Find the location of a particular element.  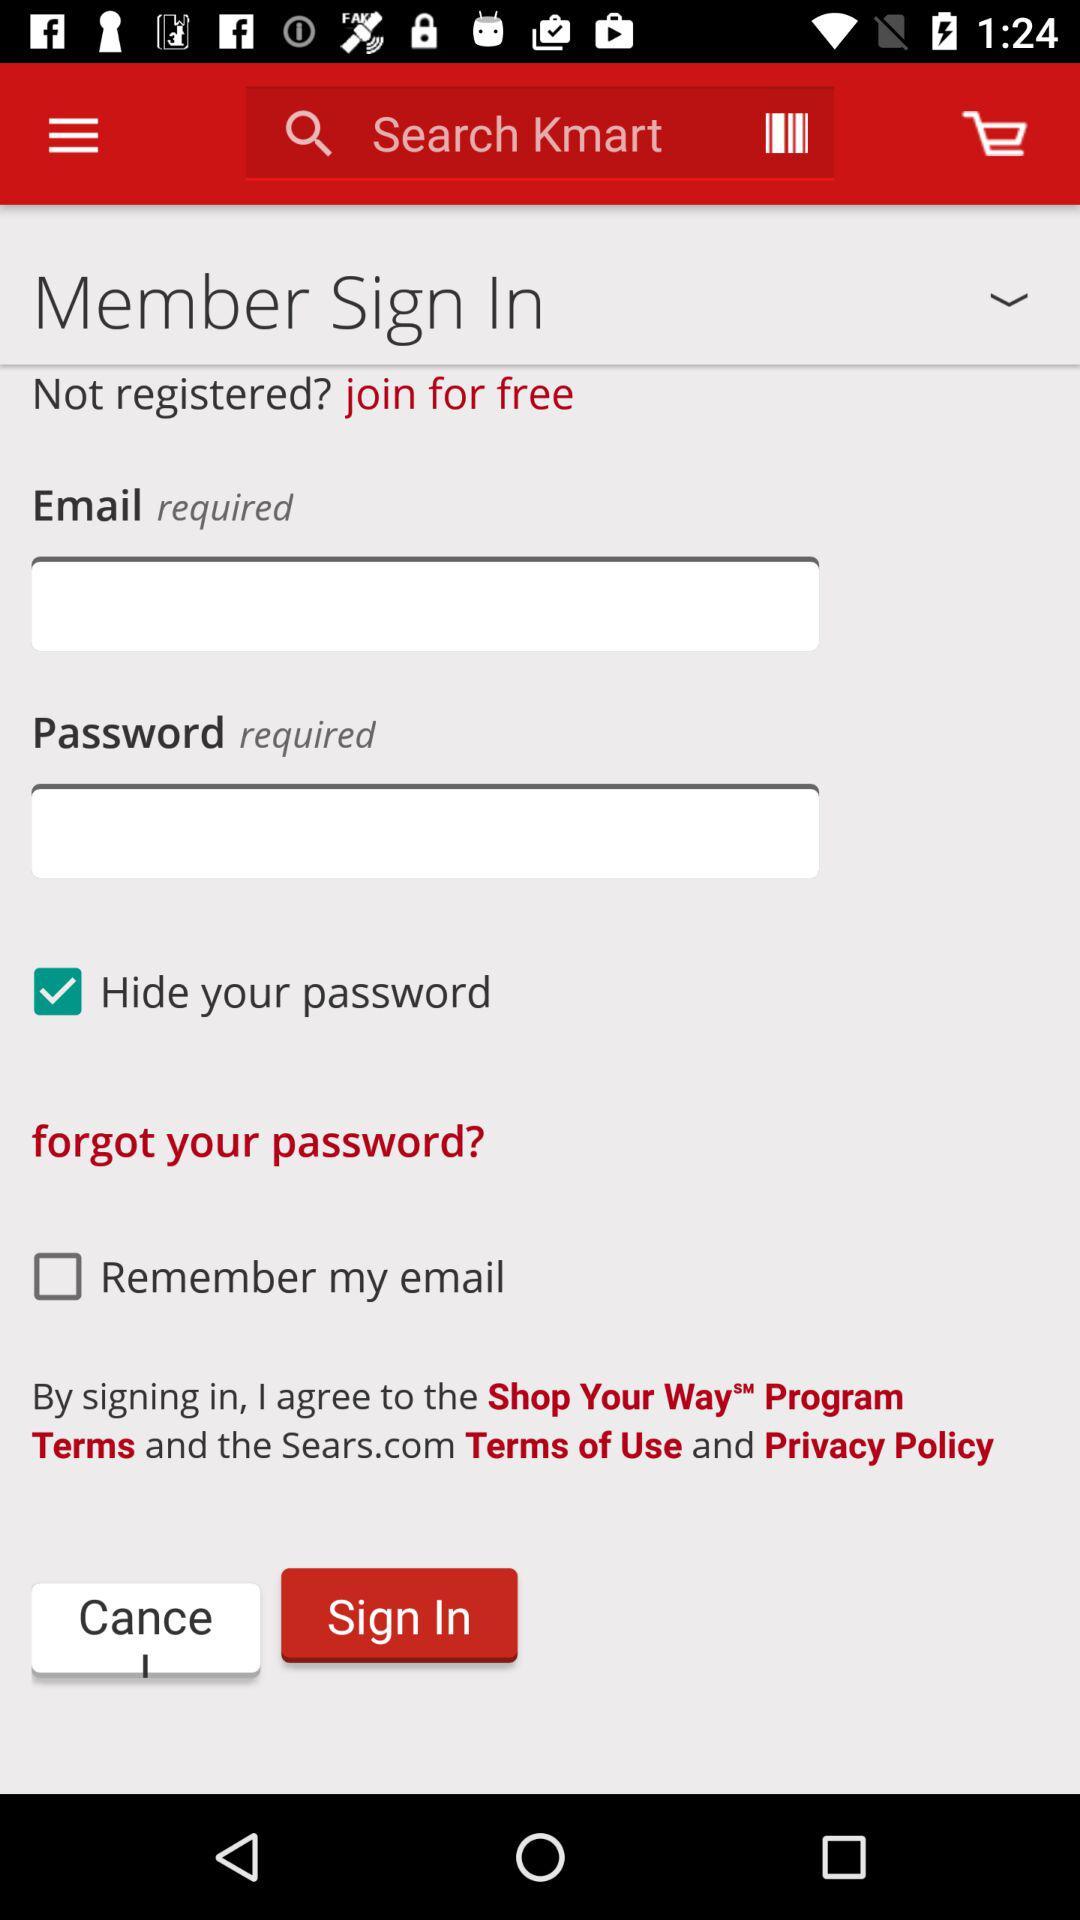

put your email address here is located at coordinates (424, 602).